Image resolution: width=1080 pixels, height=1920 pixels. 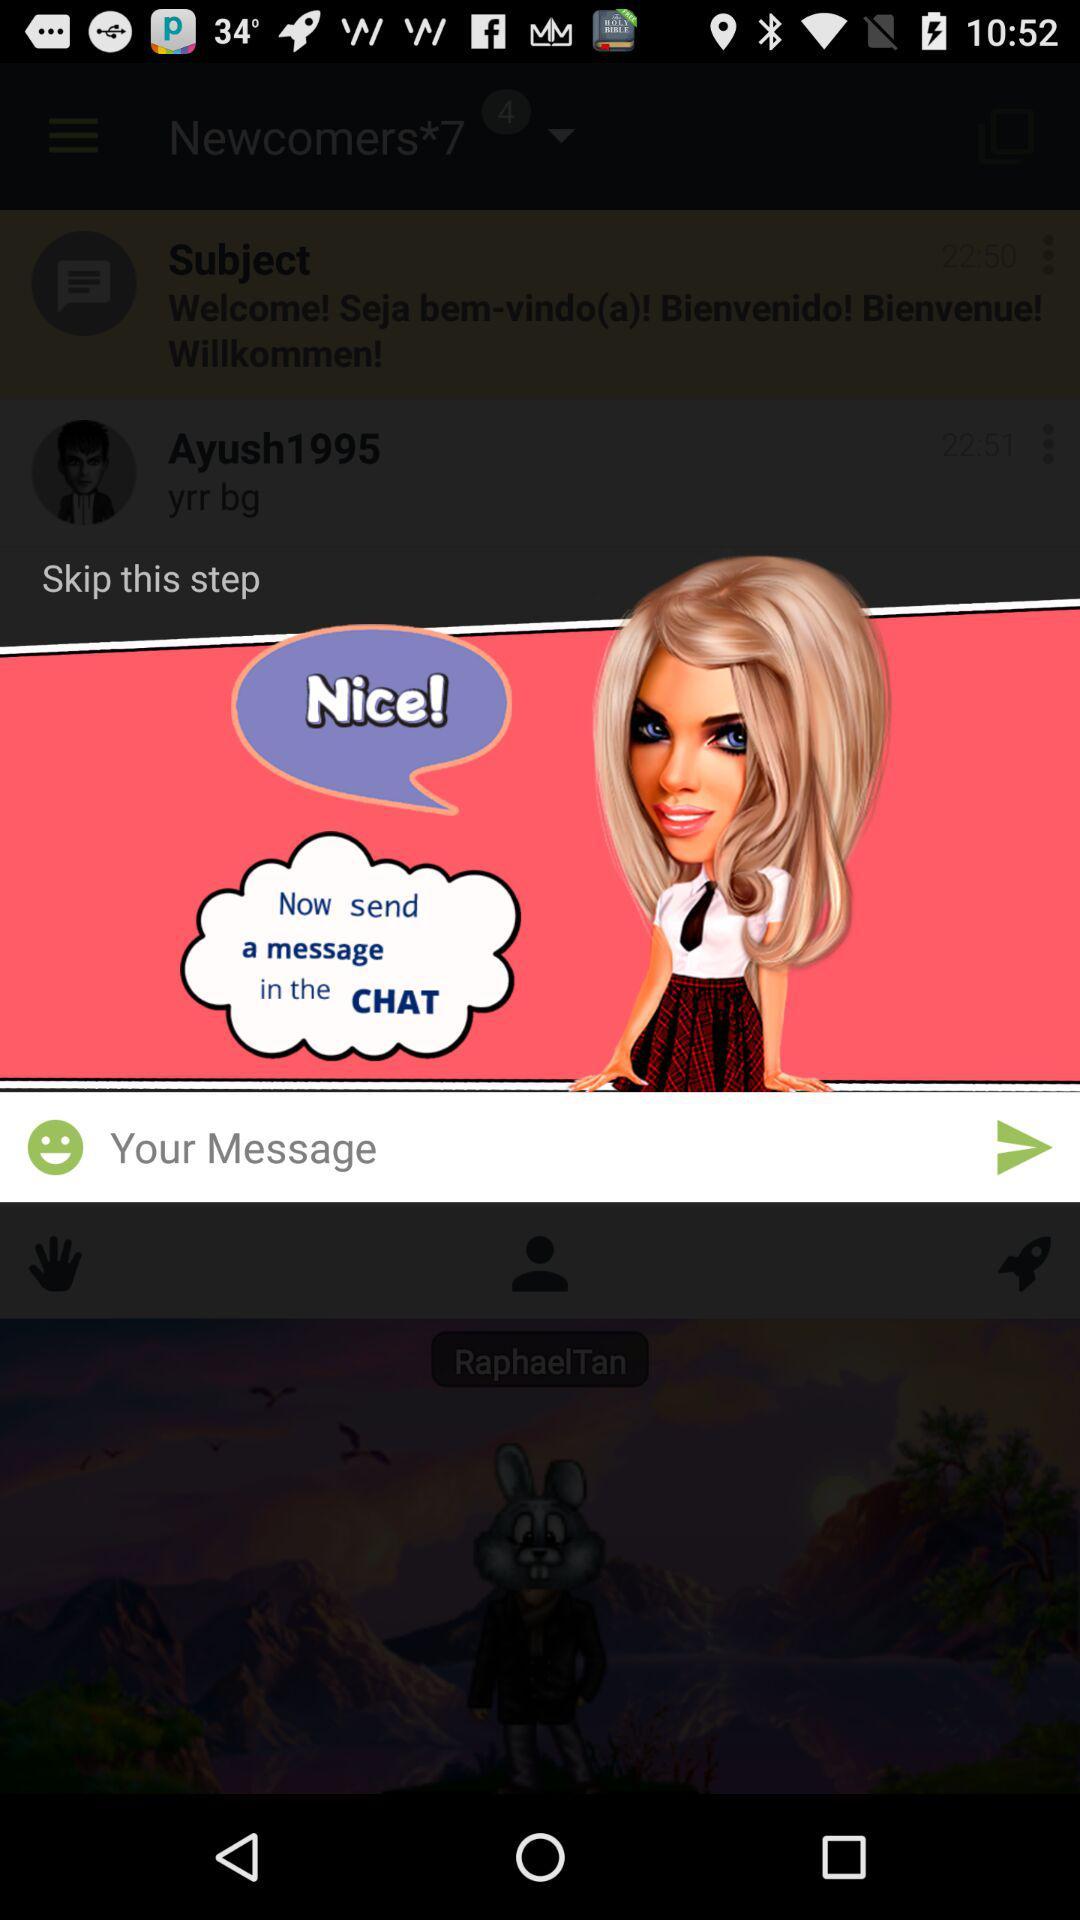 I want to click on the send icon, so click(x=1024, y=1226).